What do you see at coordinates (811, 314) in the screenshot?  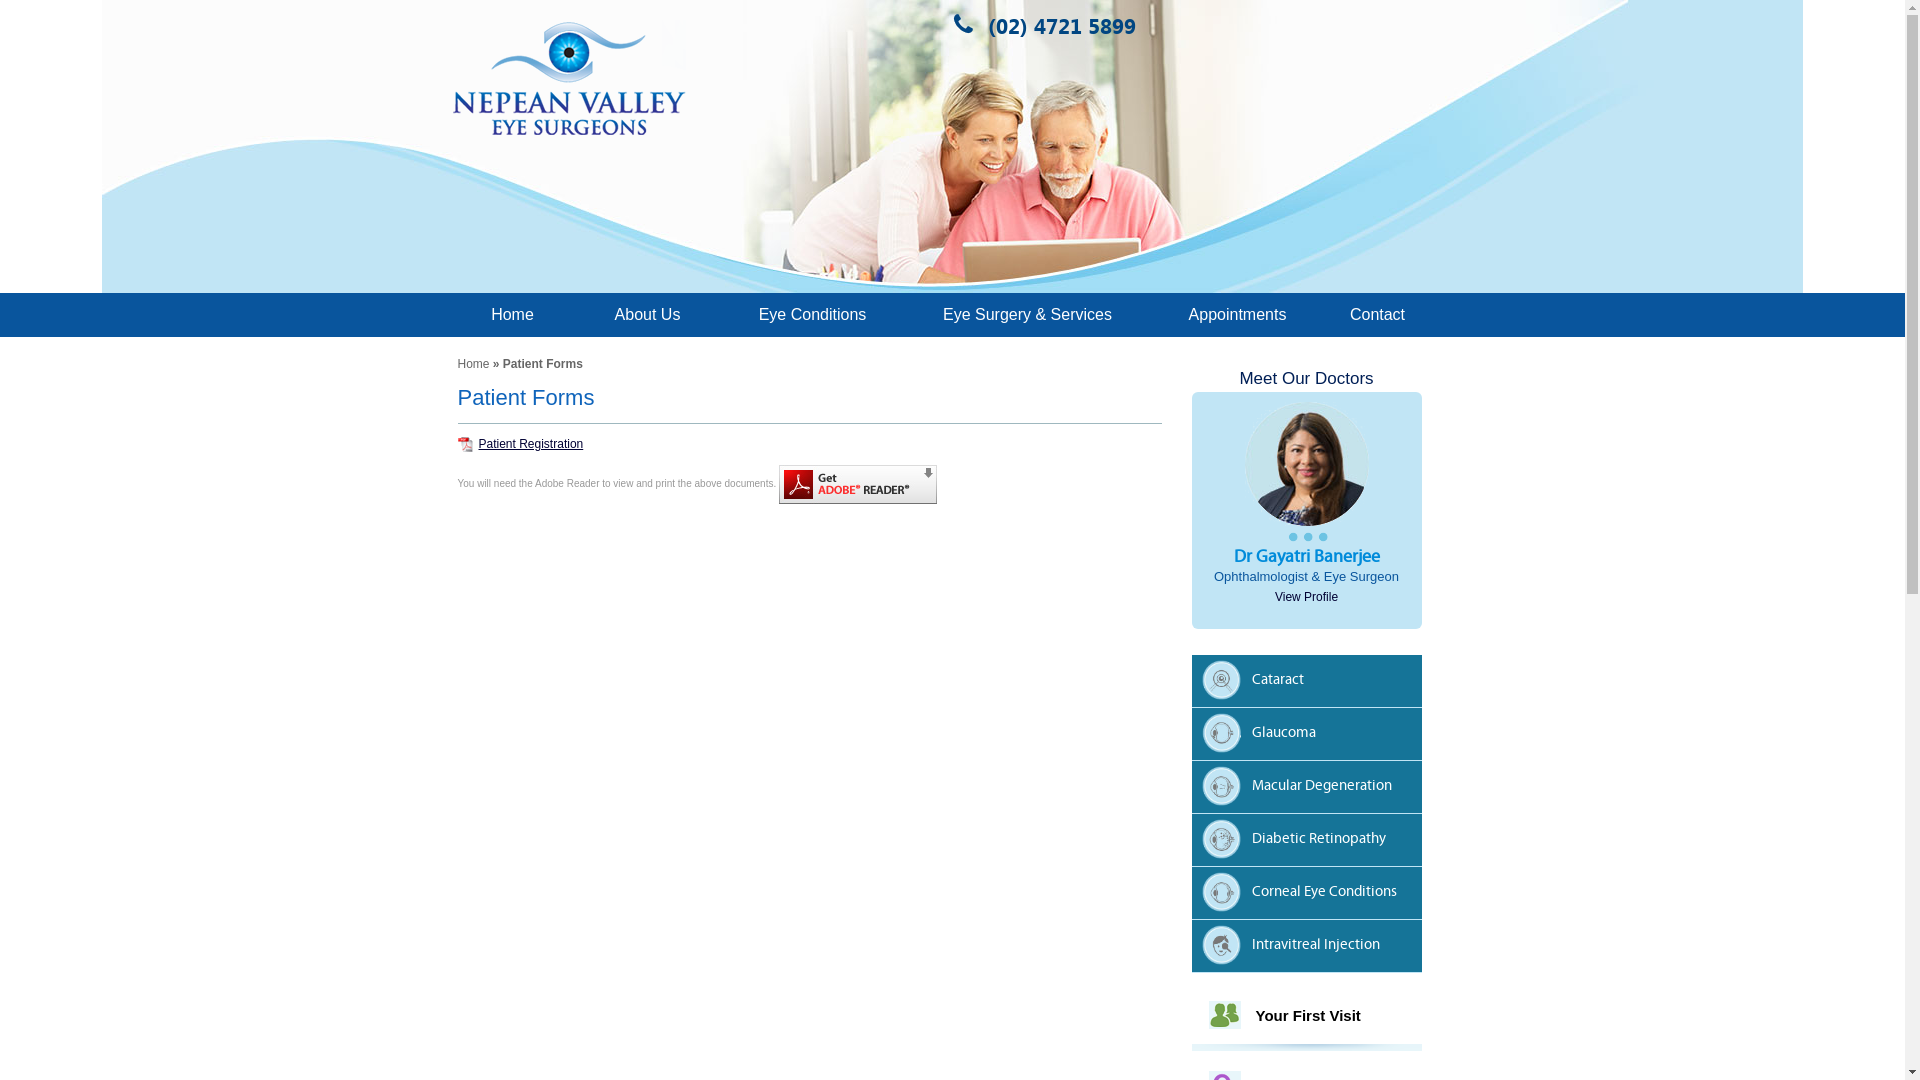 I see `'Eye Conditions'` at bounding box center [811, 314].